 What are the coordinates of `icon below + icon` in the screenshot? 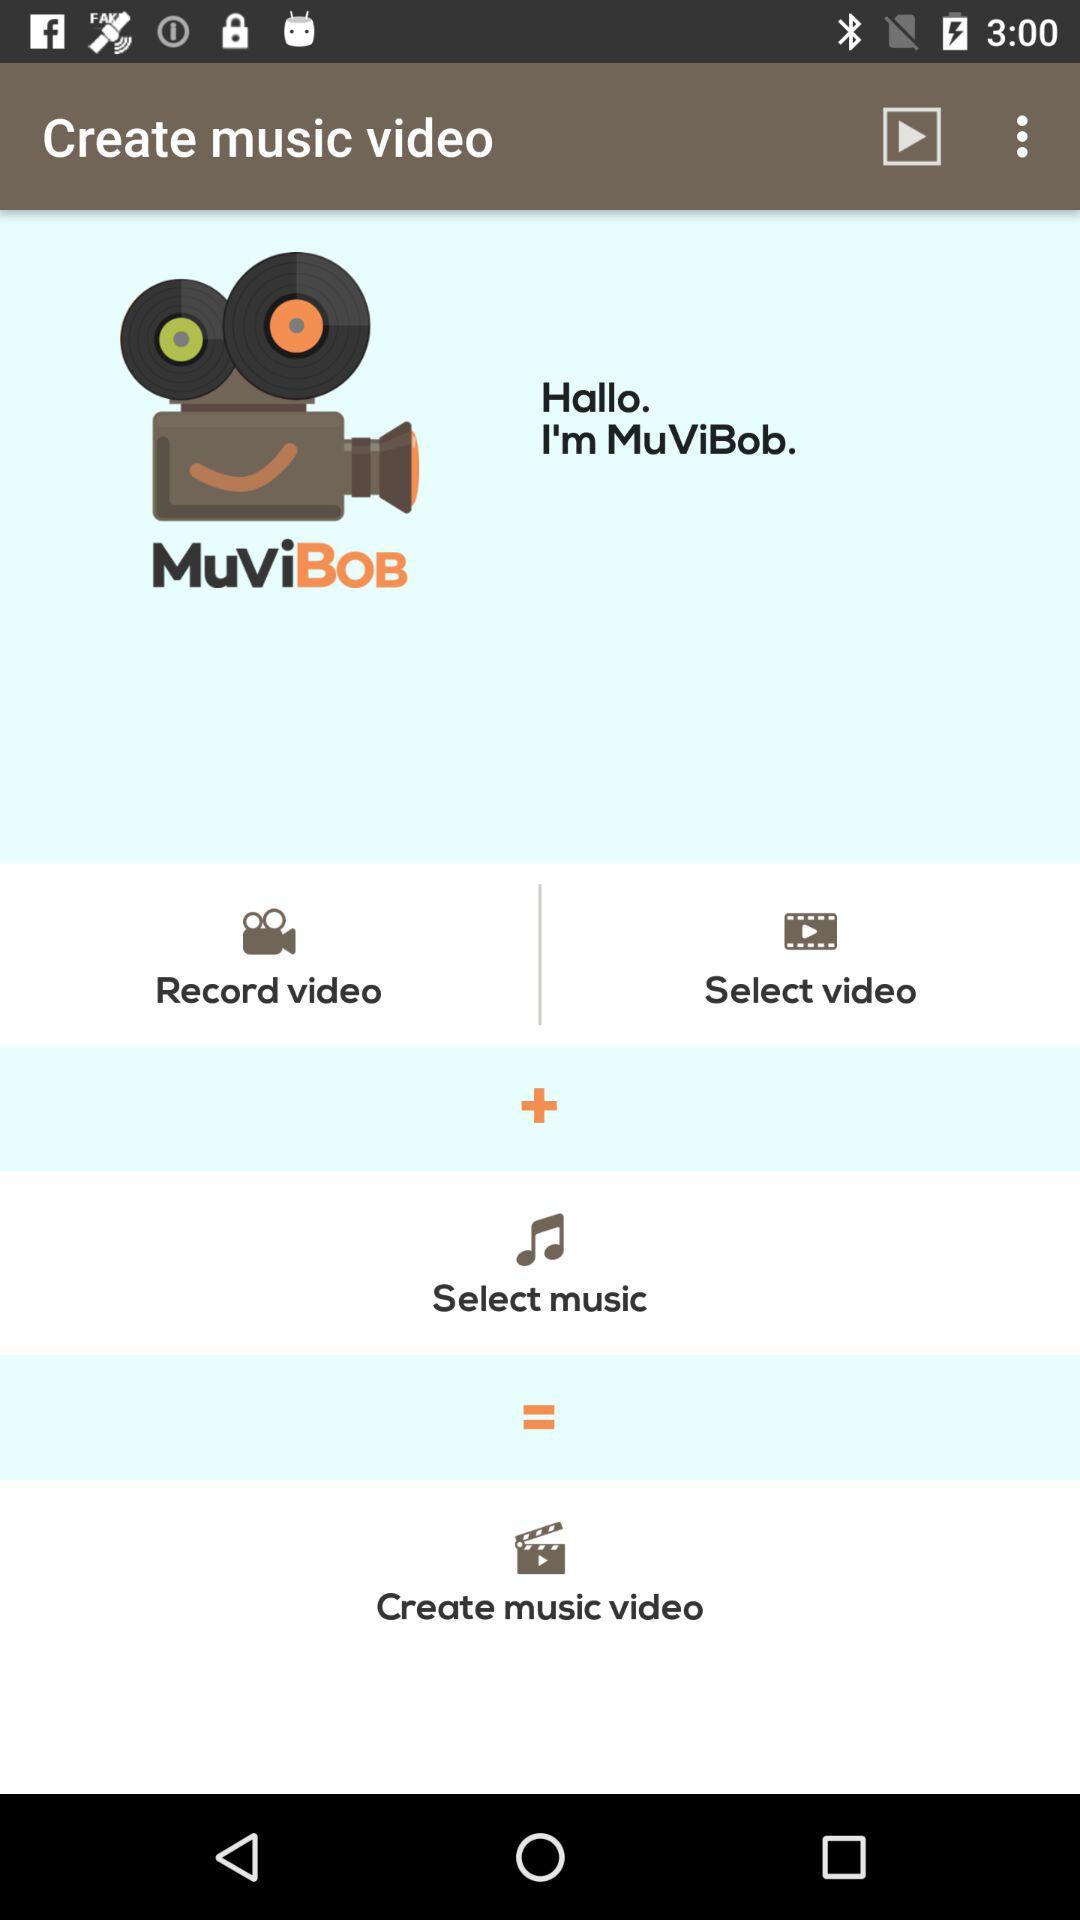 It's located at (540, 1261).